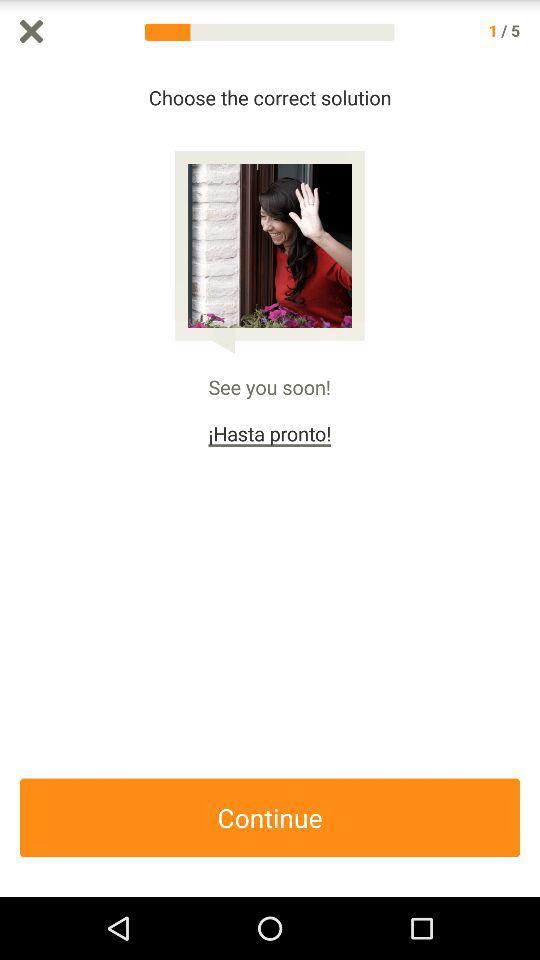 This screenshot has height=960, width=540. Describe the element at coordinates (30, 32) in the screenshot. I see `the close icon` at that location.